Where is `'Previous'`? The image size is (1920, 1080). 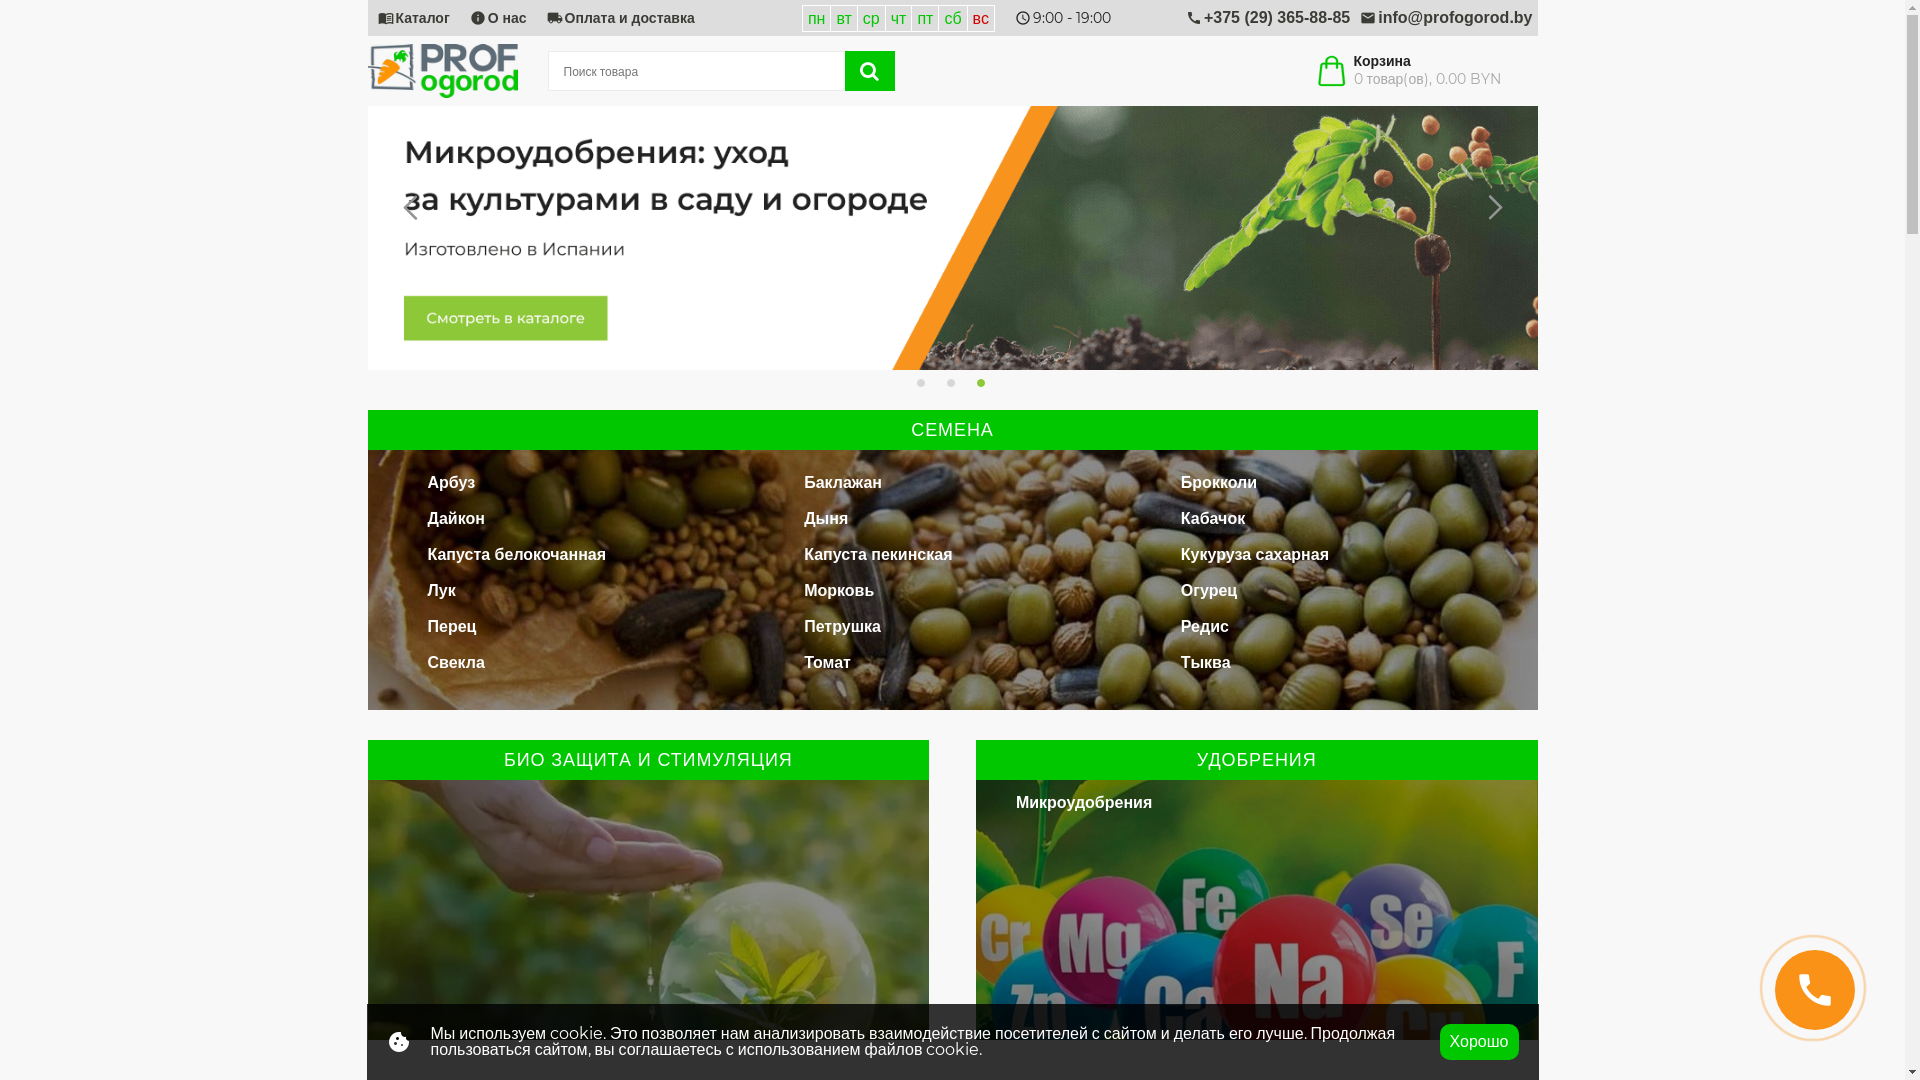
'Previous' is located at coordinates (411, 208).